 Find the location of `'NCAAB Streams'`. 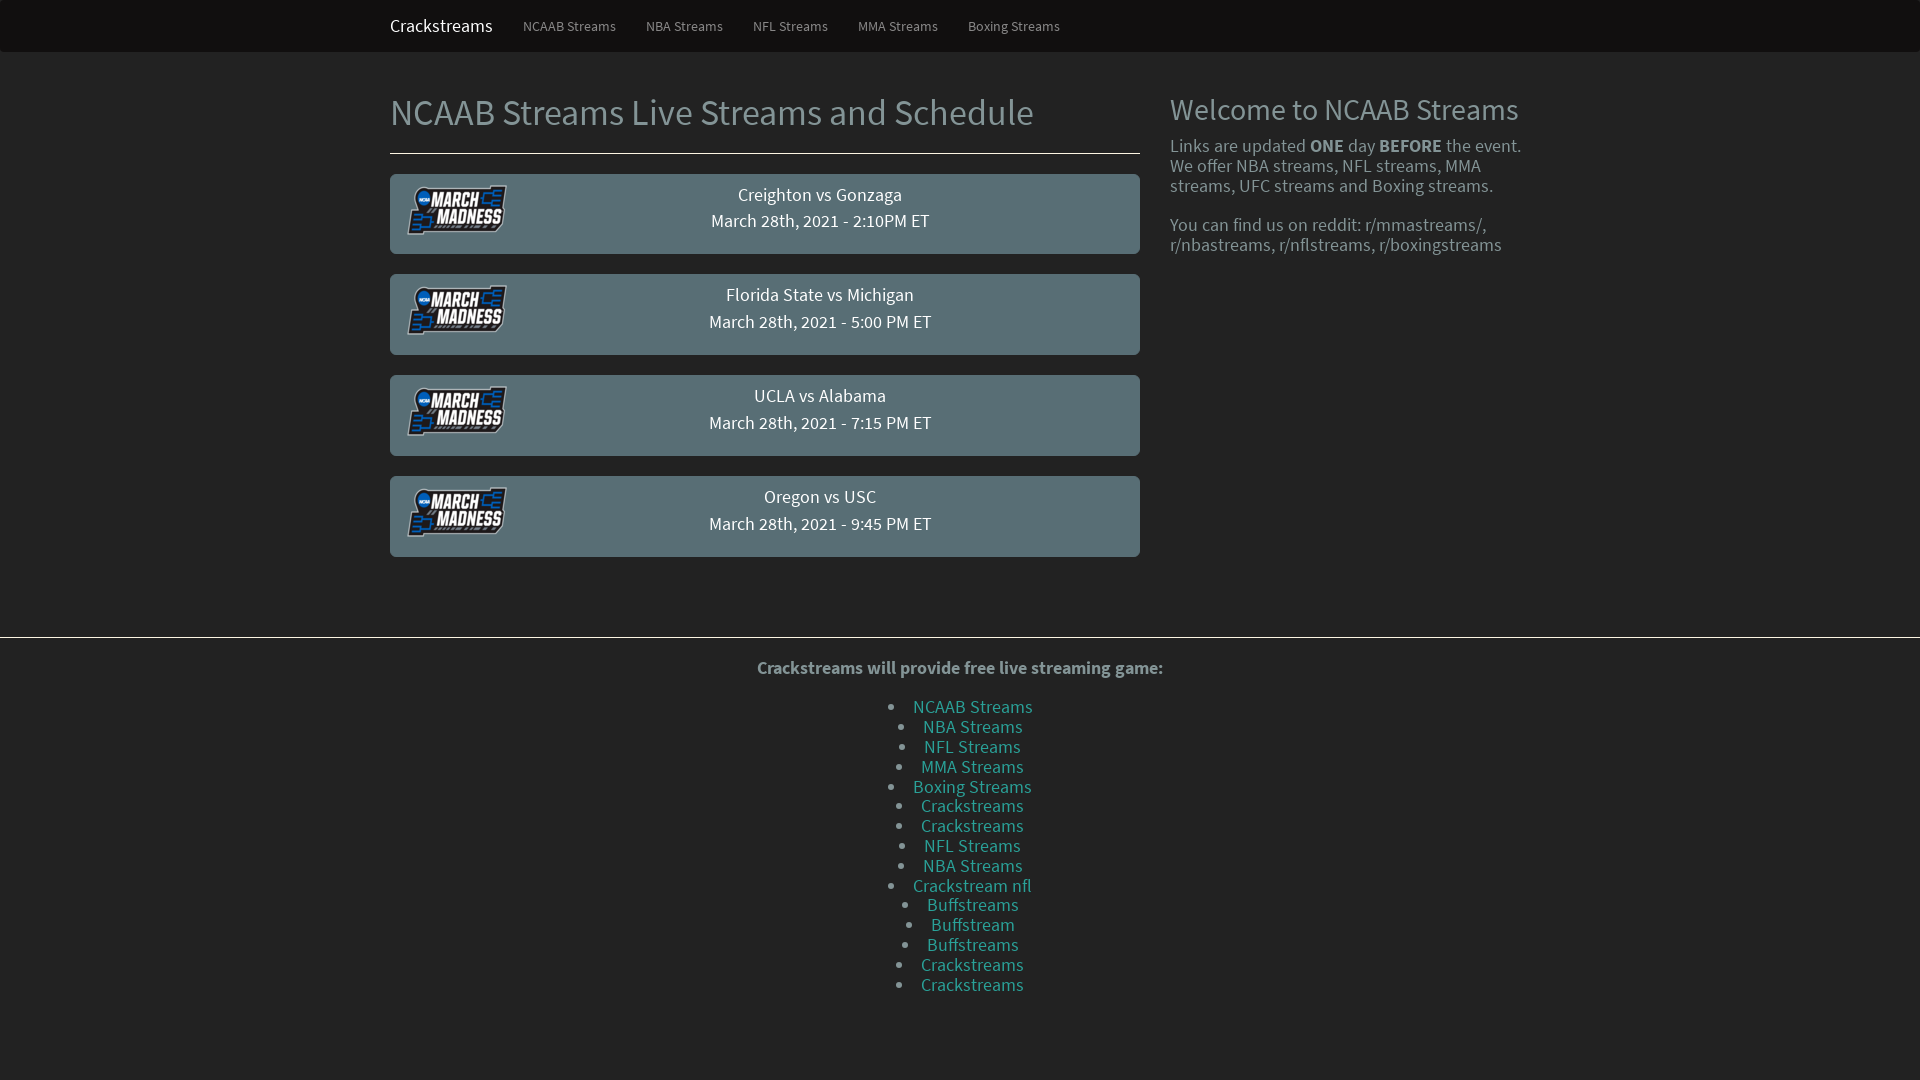

'NCAAB Streams' is located at coordinates (455, 511).